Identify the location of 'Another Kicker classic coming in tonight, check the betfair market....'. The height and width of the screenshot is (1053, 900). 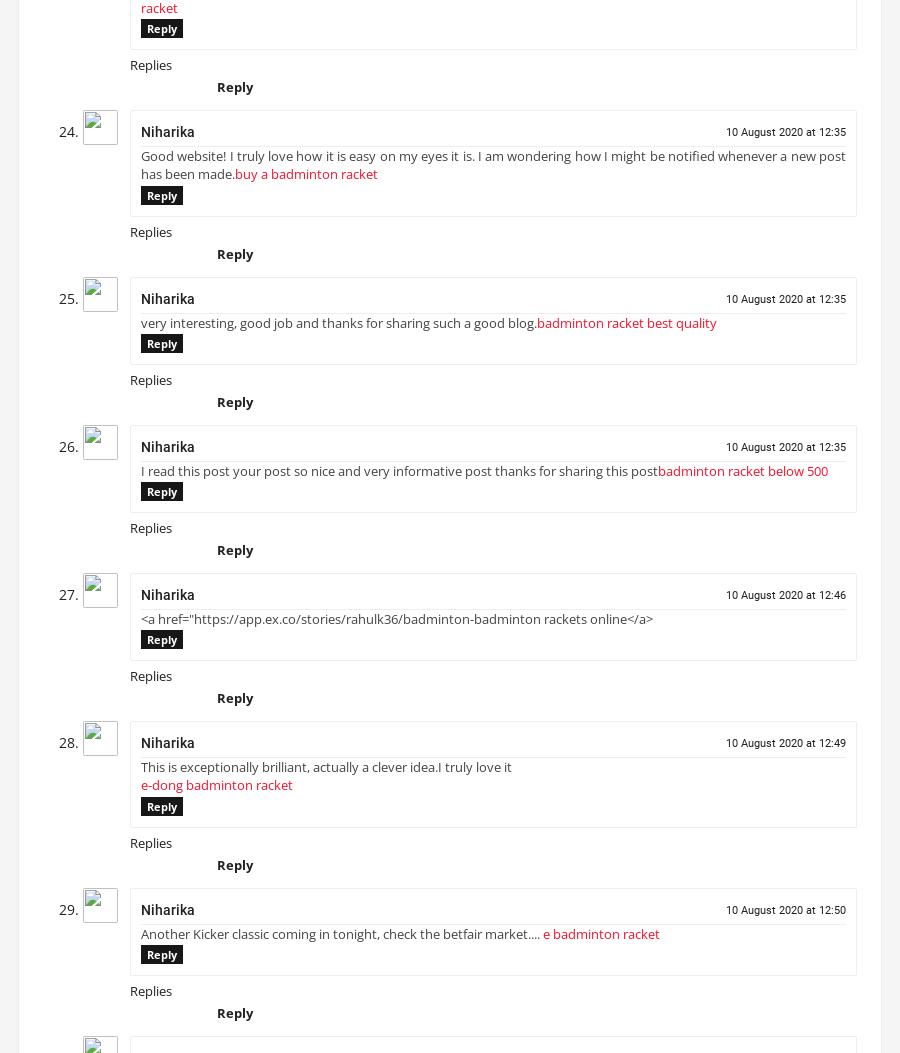
(340, 939).